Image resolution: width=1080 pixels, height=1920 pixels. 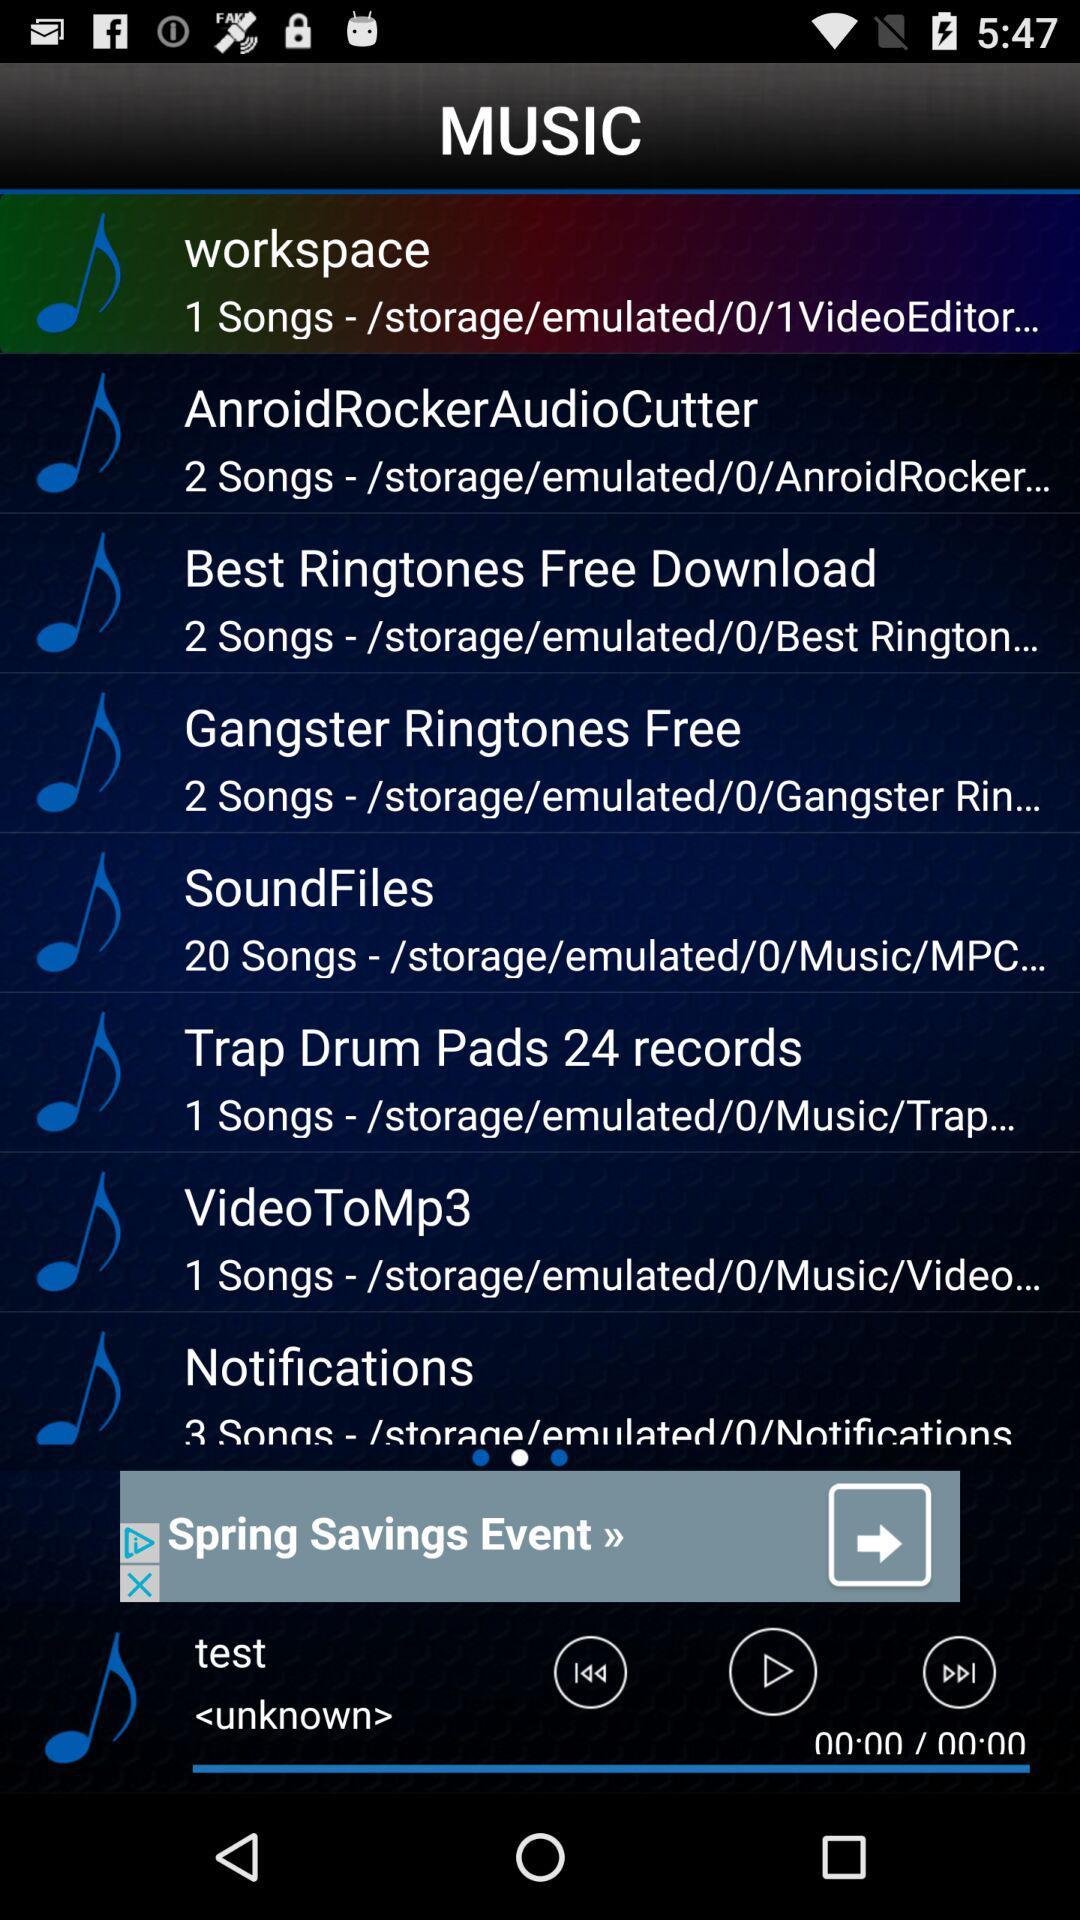 I want to click on the music, so click(x=772, y=1680).